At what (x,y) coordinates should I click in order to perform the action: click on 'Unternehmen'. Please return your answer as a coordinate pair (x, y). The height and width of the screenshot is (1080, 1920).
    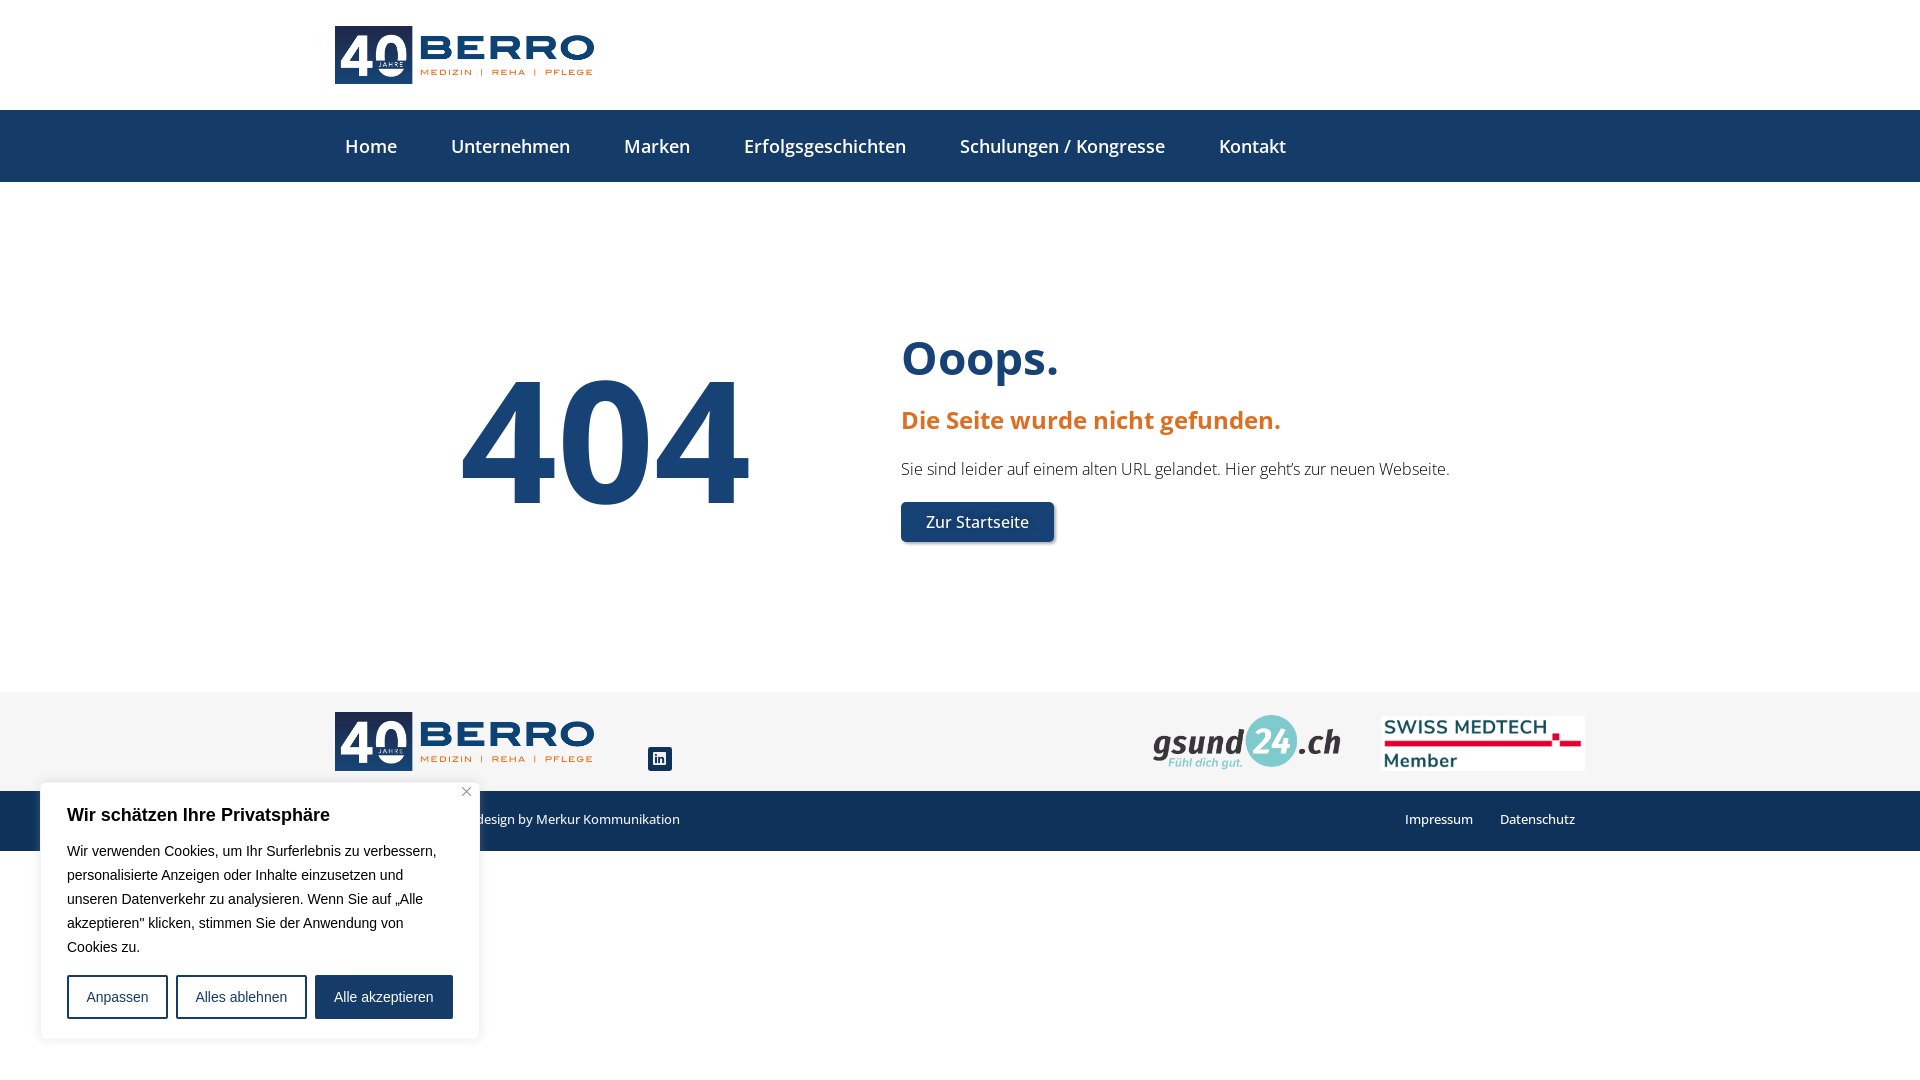
    Looking at the image, I should click on (431, 145).